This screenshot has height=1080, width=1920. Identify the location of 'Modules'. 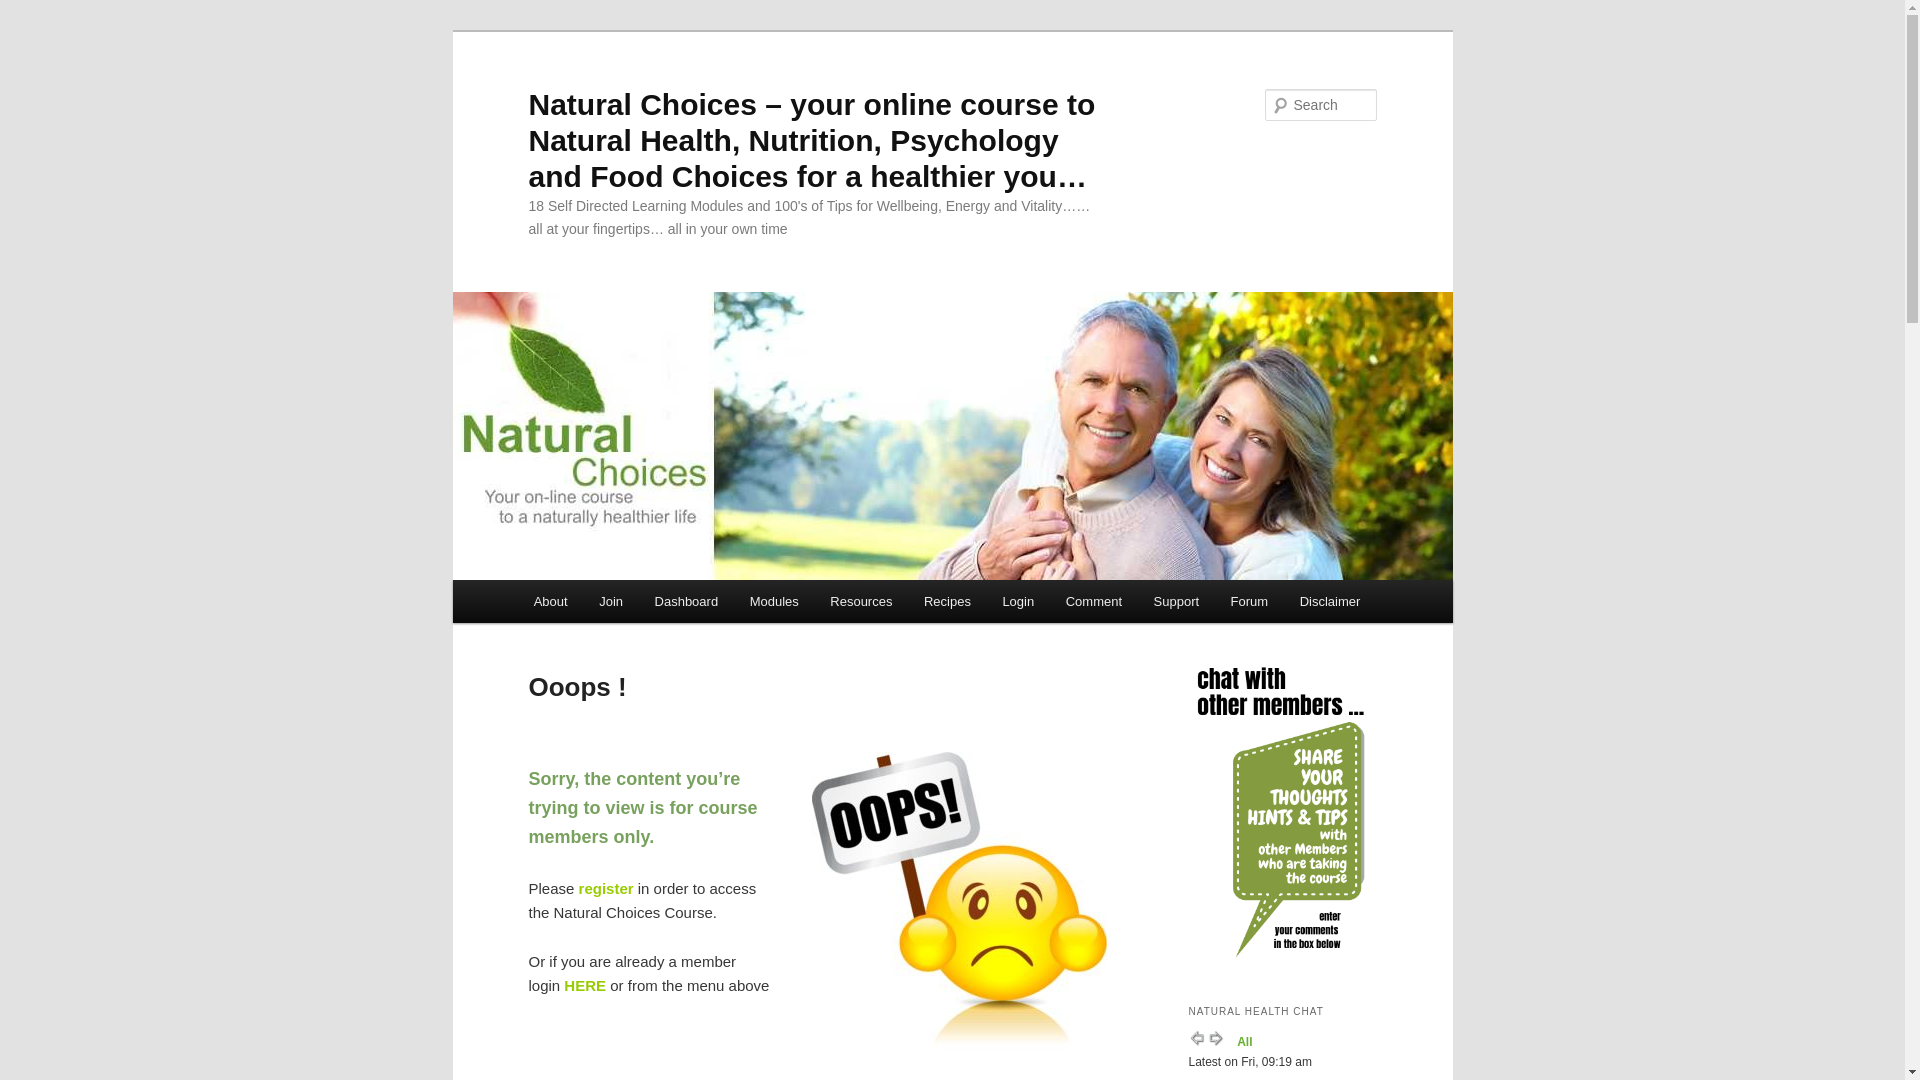
(733, 600).